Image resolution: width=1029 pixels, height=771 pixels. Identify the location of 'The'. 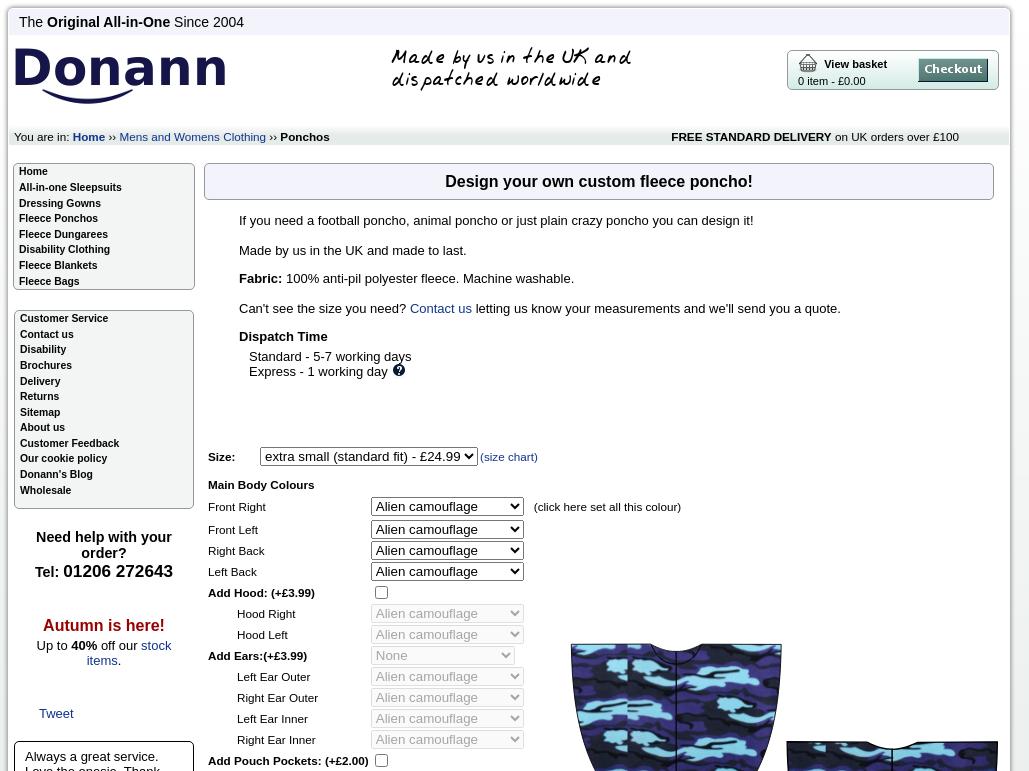
(19, 21).